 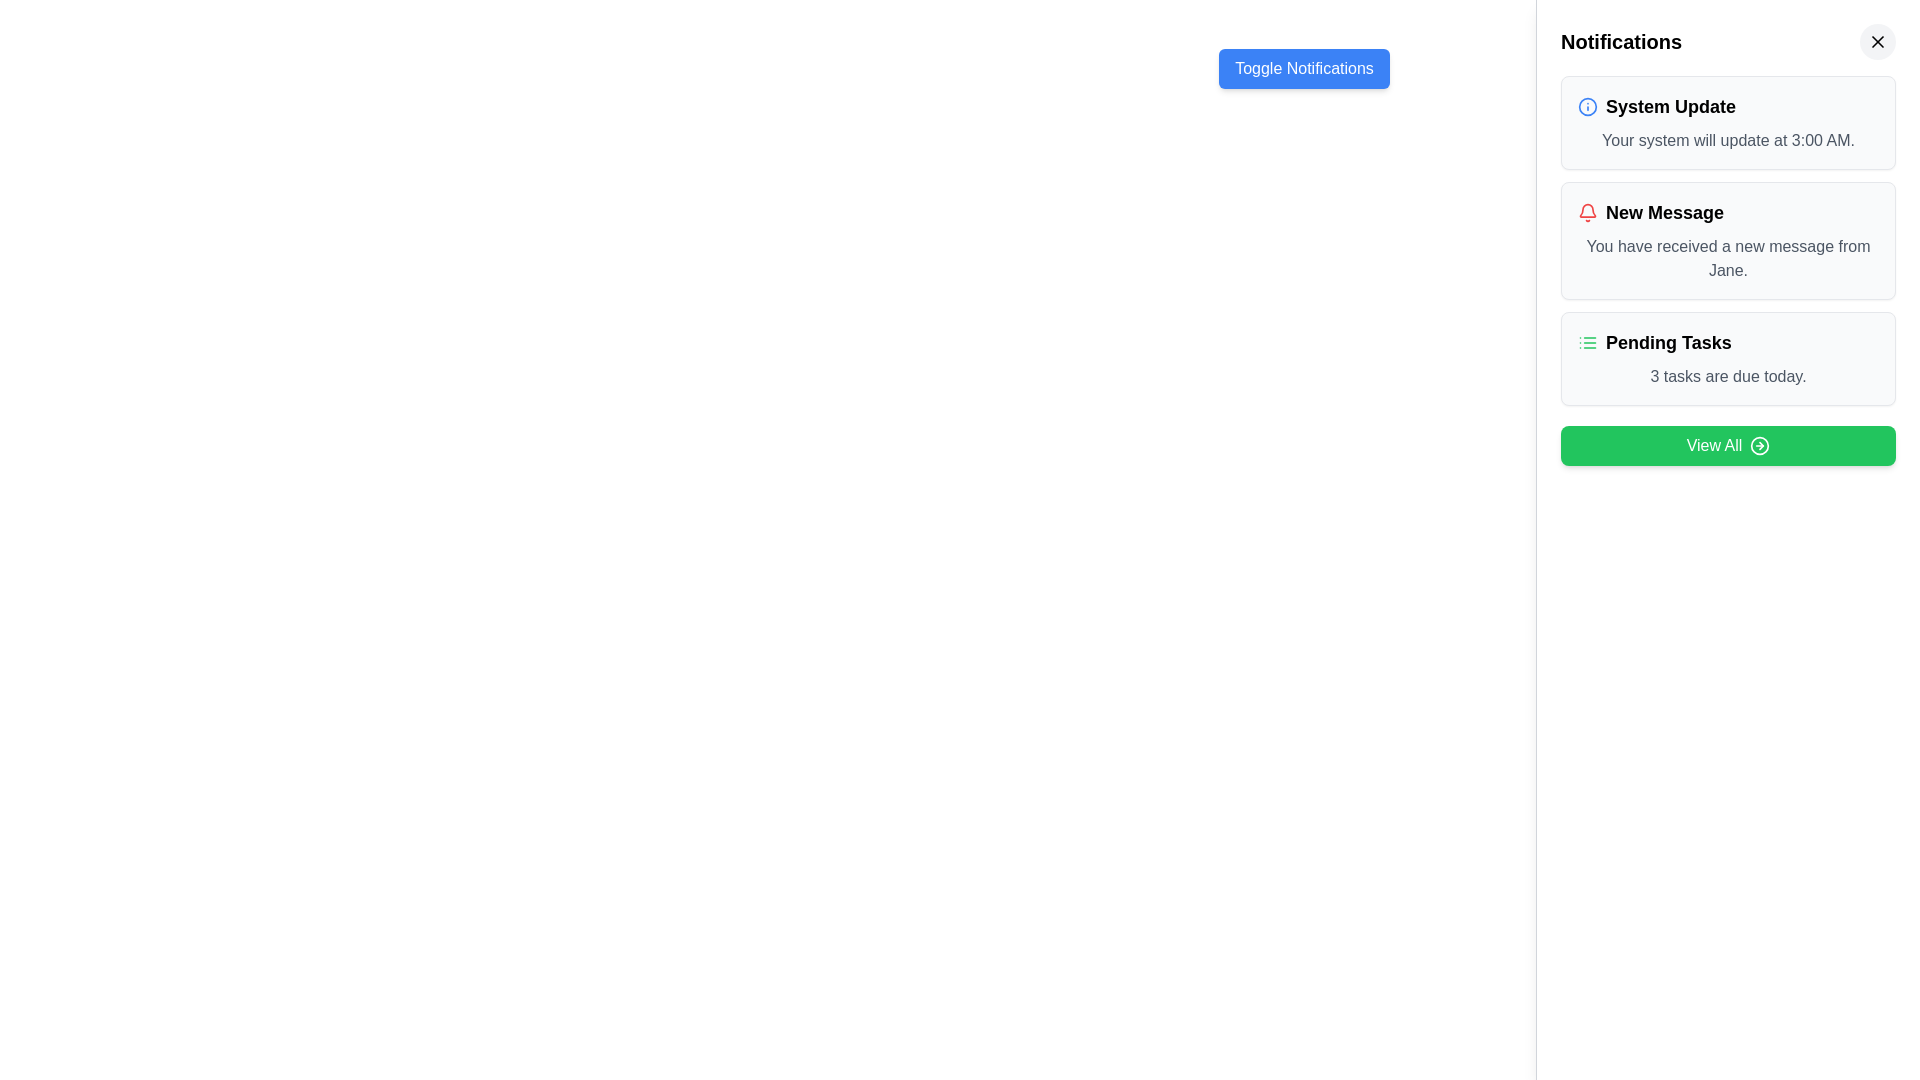 I want to click on the static text displaying the notification message about a new message from Jane, located beneath the title 'New Message' in the notifications panel, so click(x=1727, y=257).